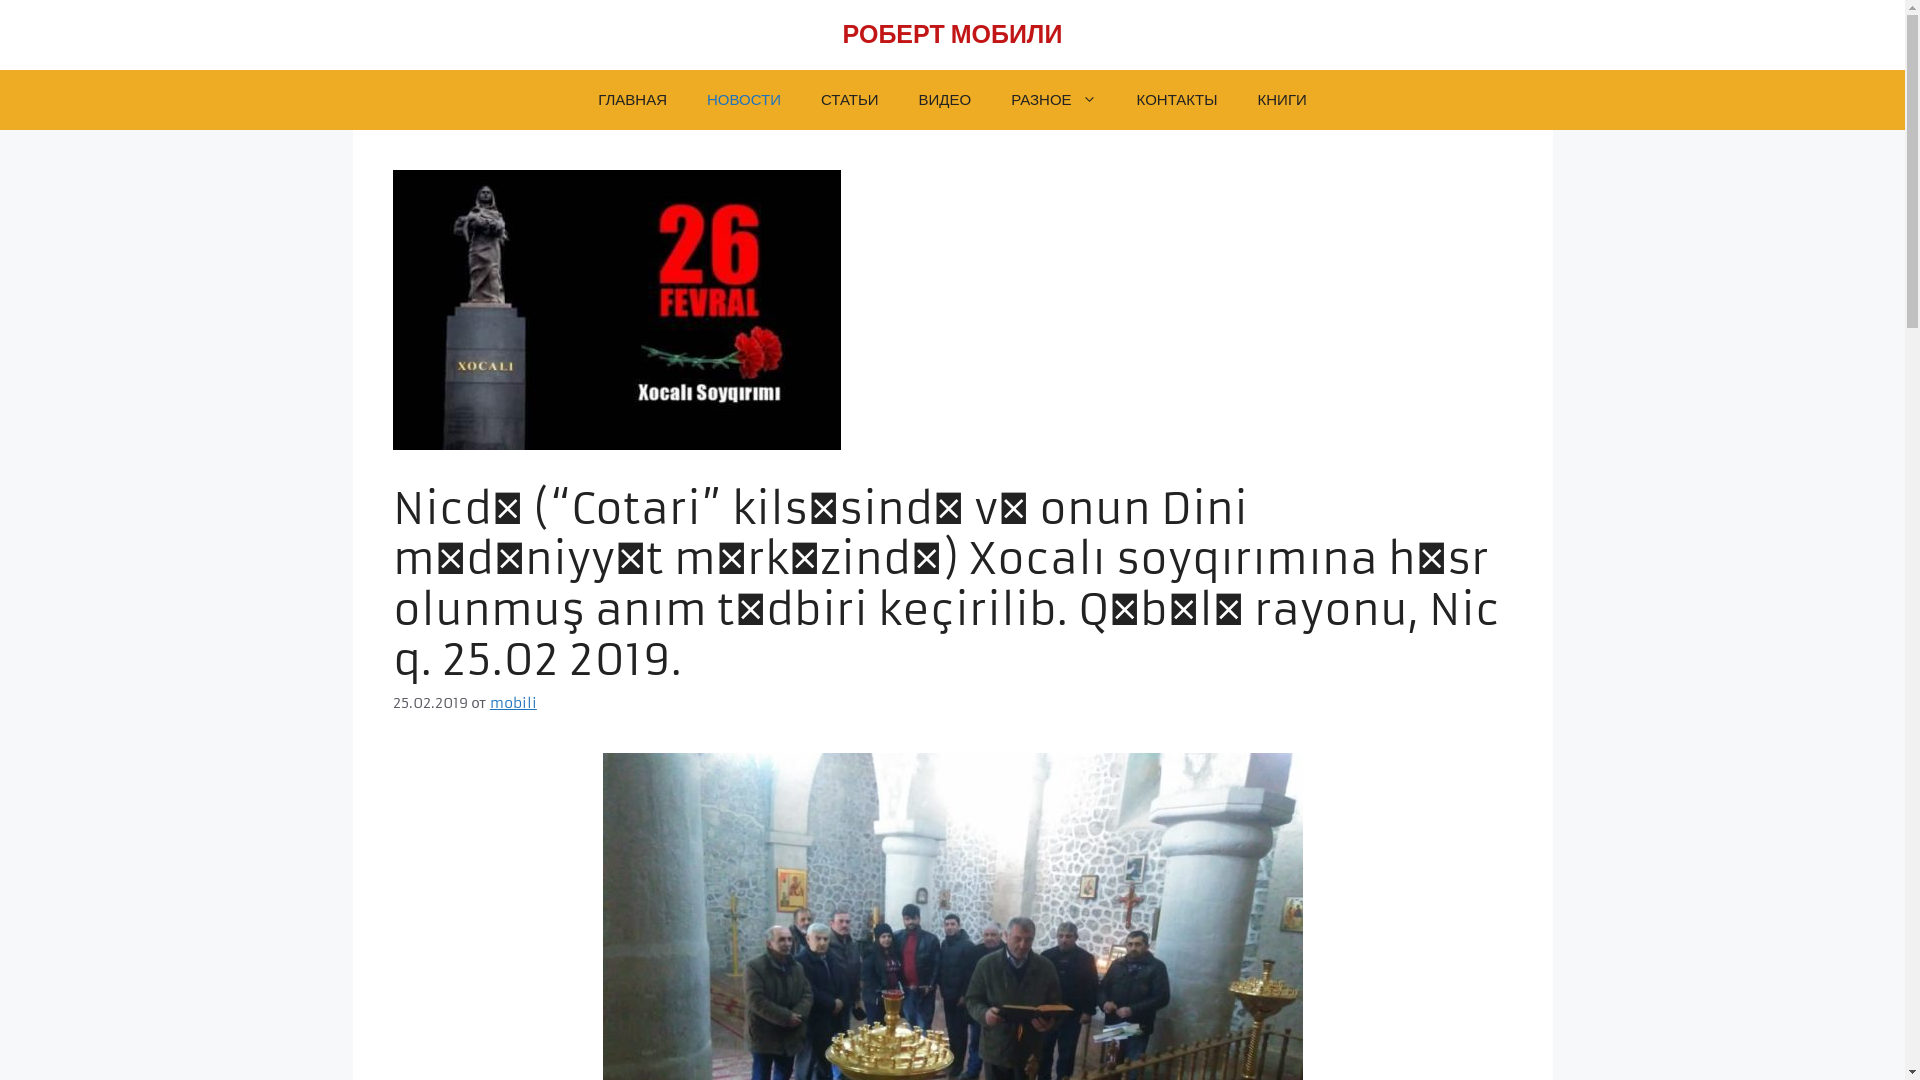 The height and width of the screenshot is (1080, 1920). I want to click on 'mobili', so click(489, 701).